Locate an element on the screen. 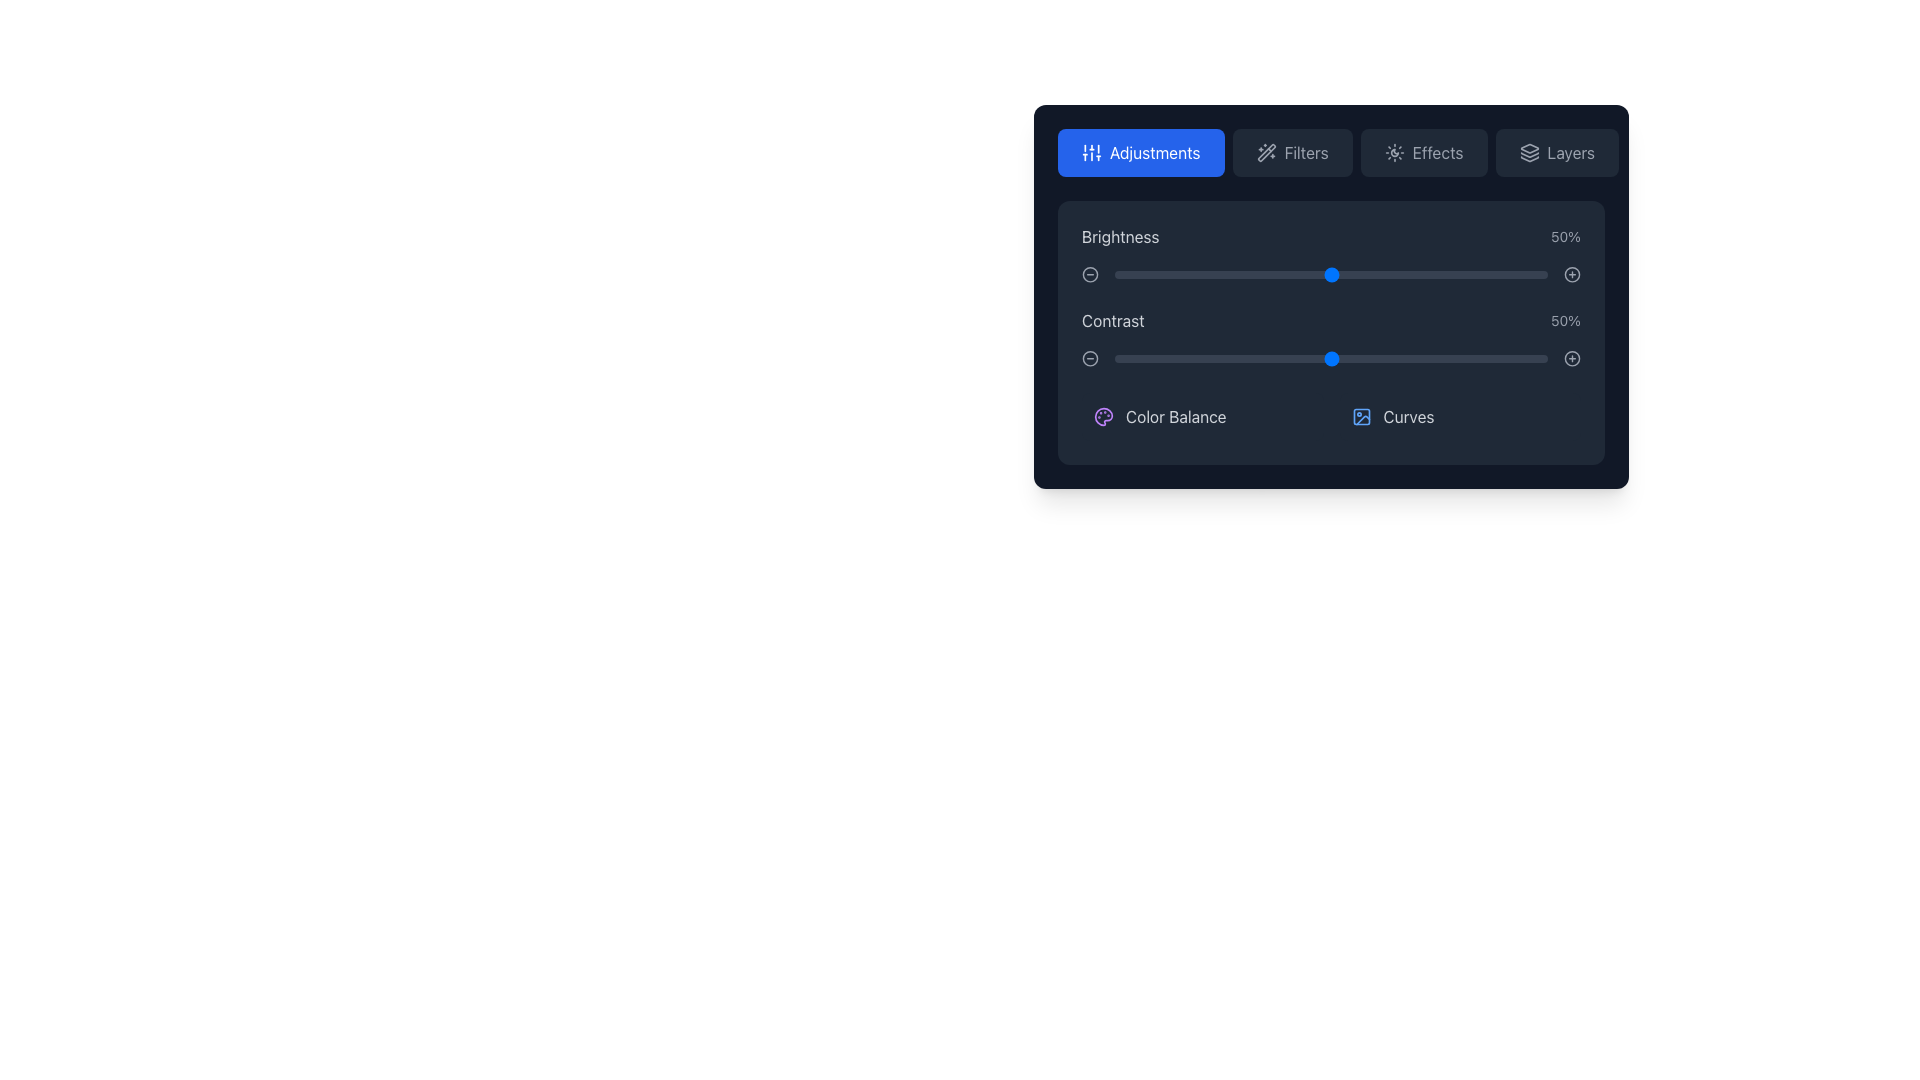 The width and height of the screenshot is (1920, 1080). the vertically-oriented sliders icon, which consists of three vertical lines with horizontal sliders, located to the left of the 'Adjustments' text in the top-left area of the expanded toolbar is located at coordinates (1090, 152).